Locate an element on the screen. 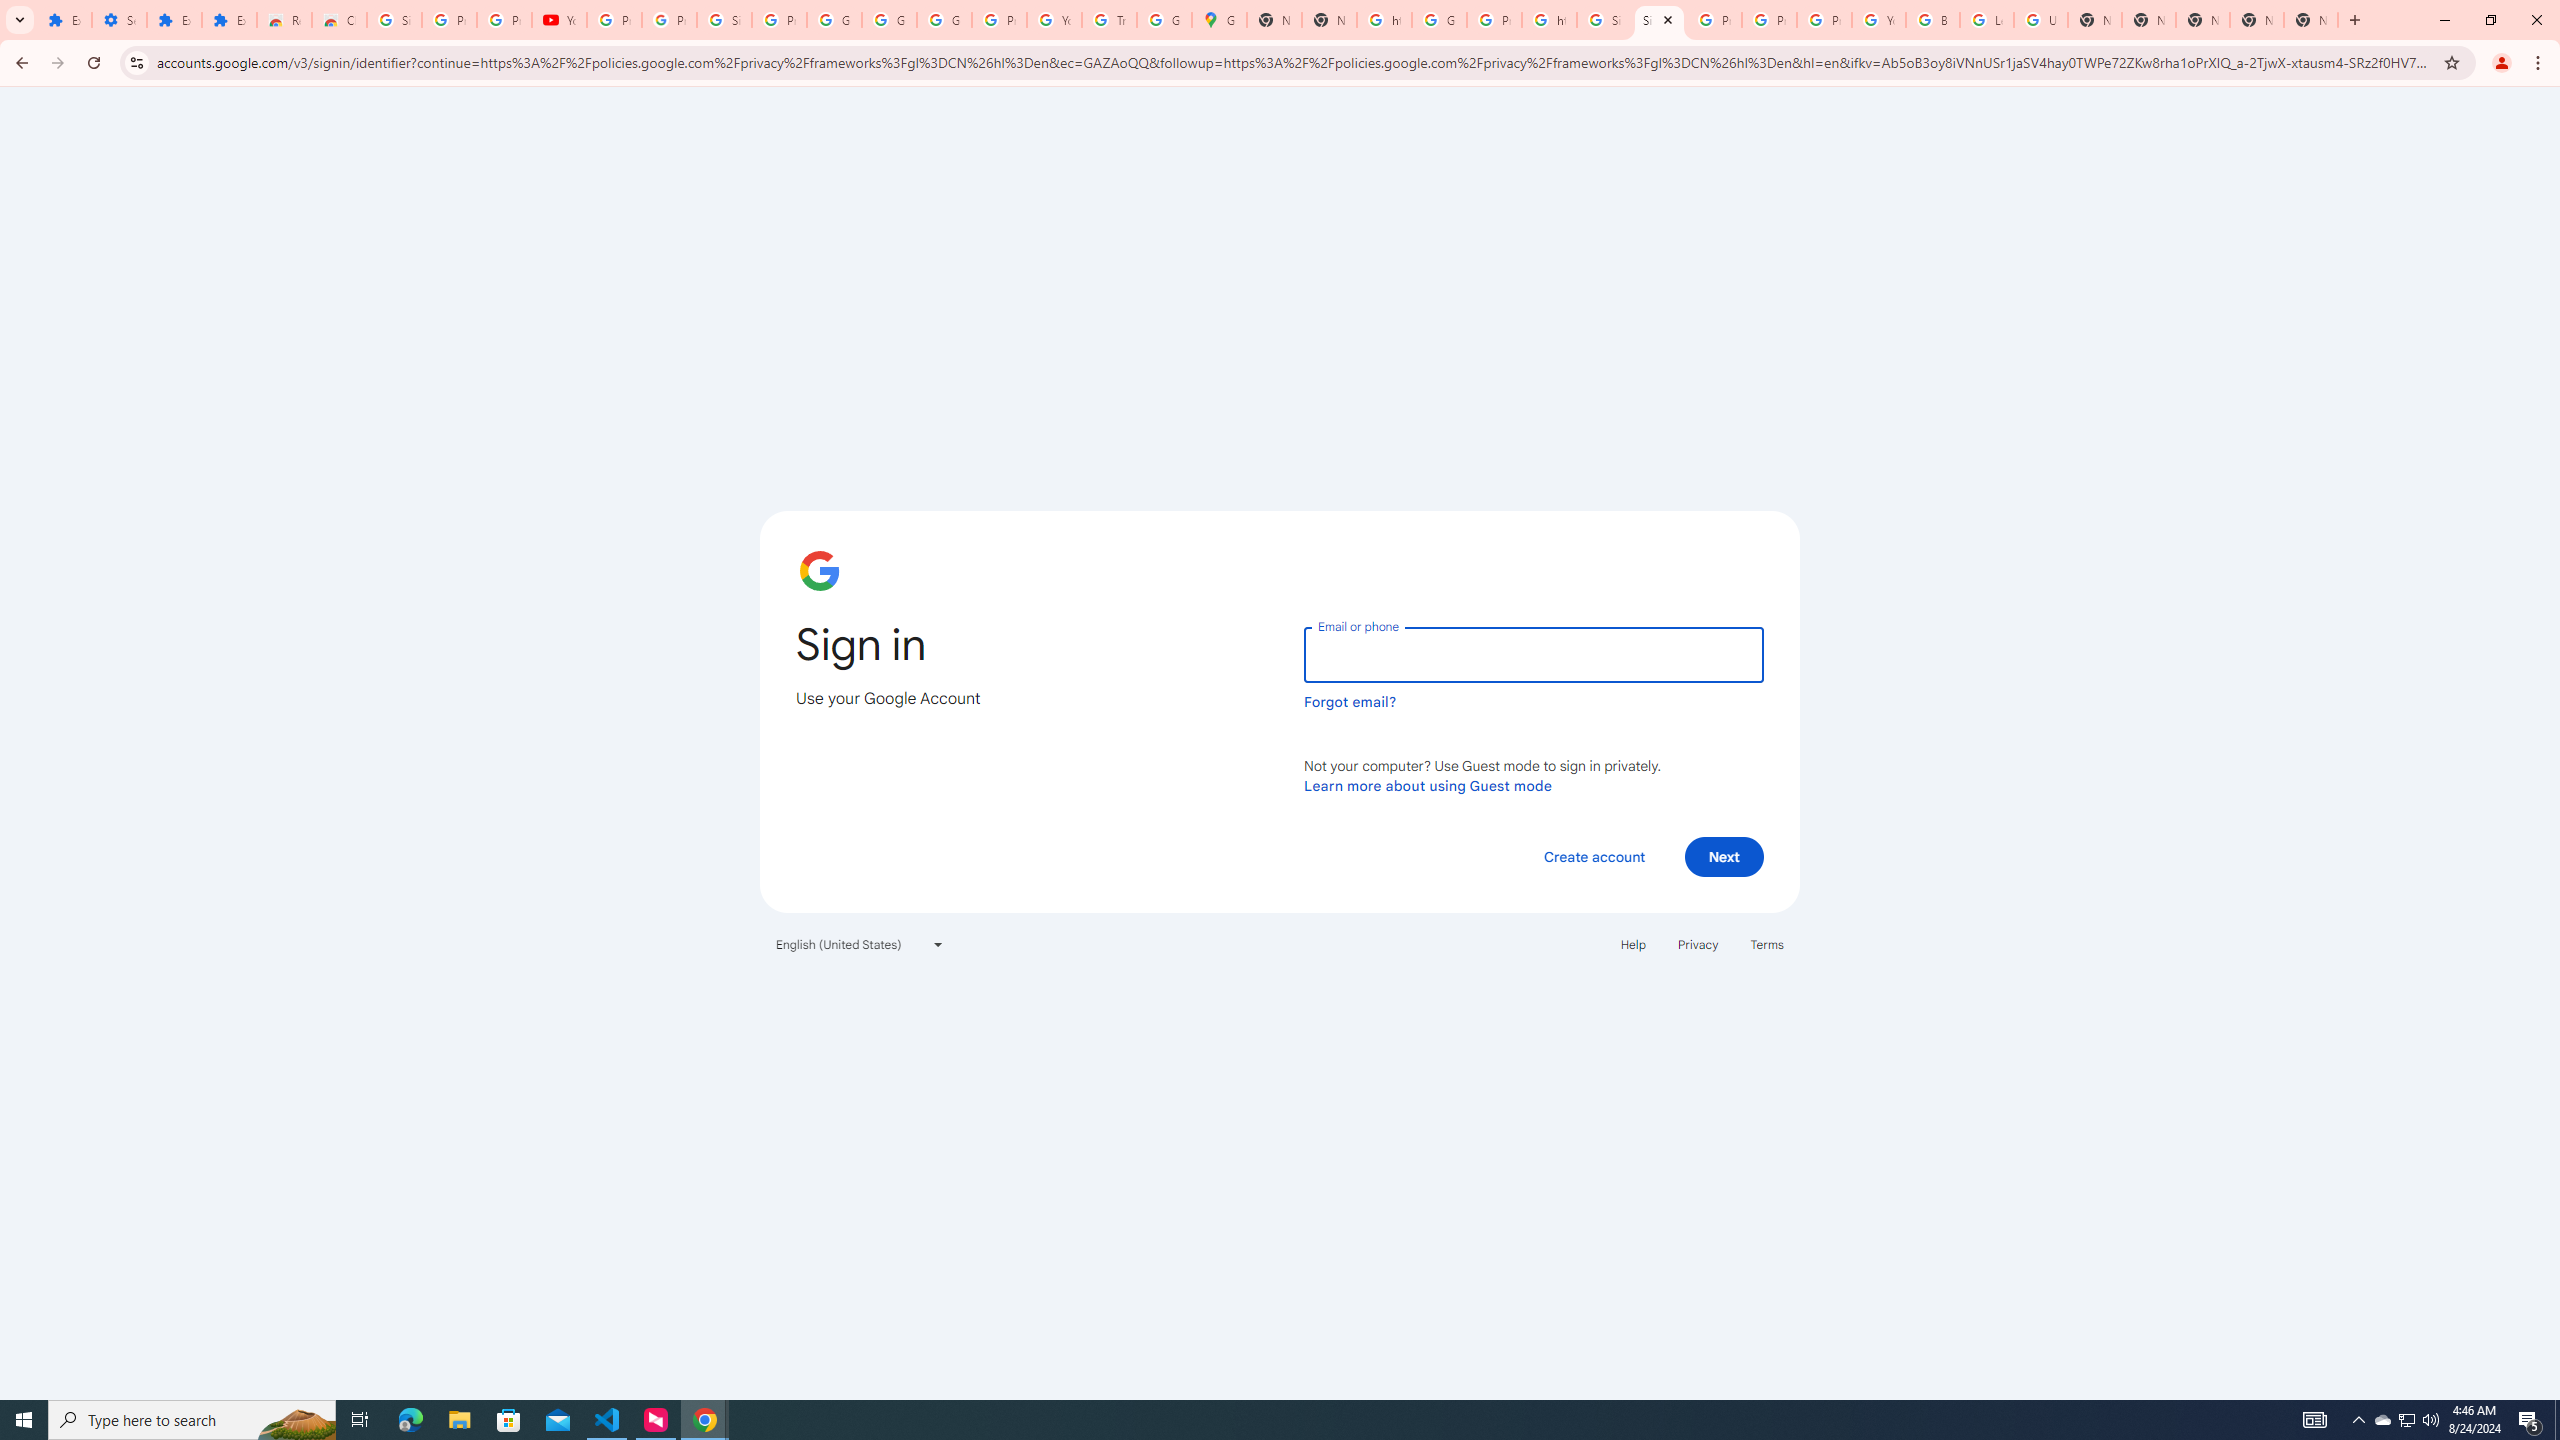 The width and height of the screenshot is (2560, 1440). 'Browse Chrome as a guest - Computer - Google Chrome Help' is located at coordinates (1932, 19).